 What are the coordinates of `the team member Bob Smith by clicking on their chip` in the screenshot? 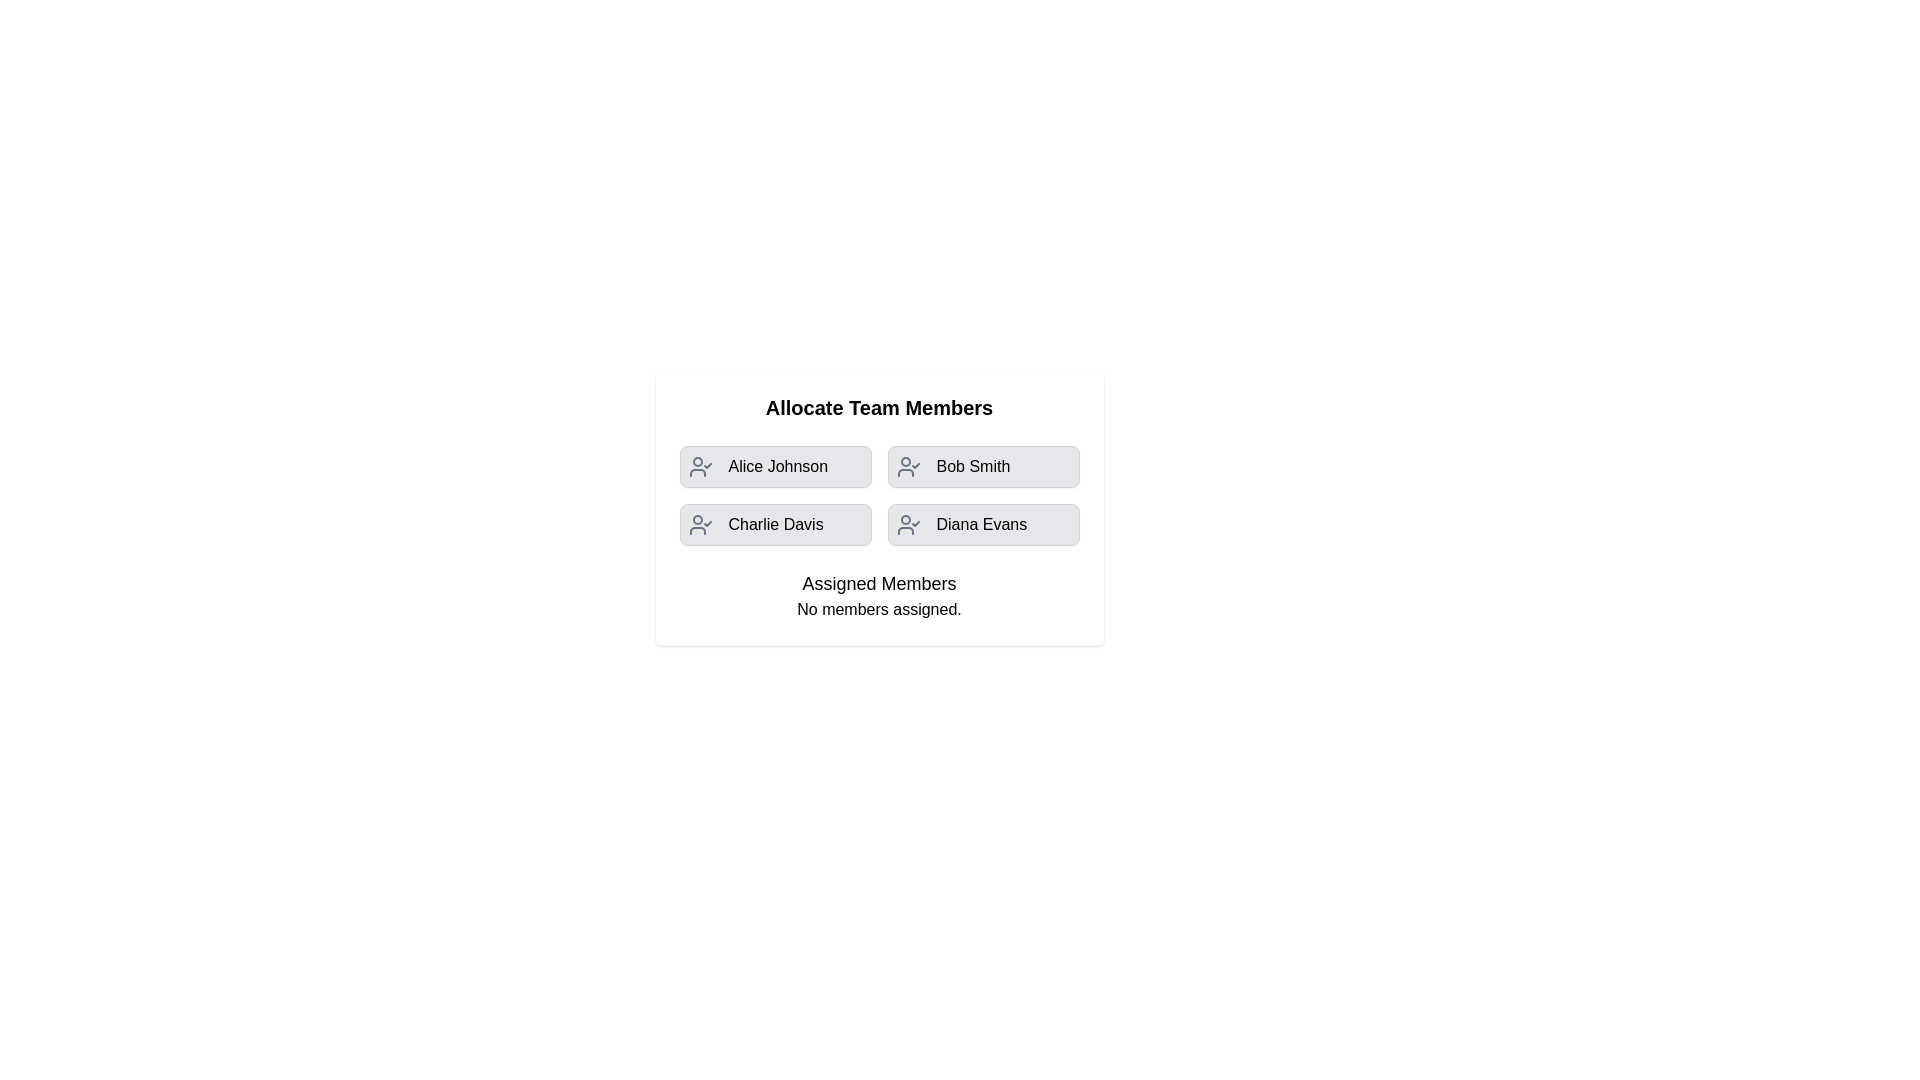 It's located at (983, 466).